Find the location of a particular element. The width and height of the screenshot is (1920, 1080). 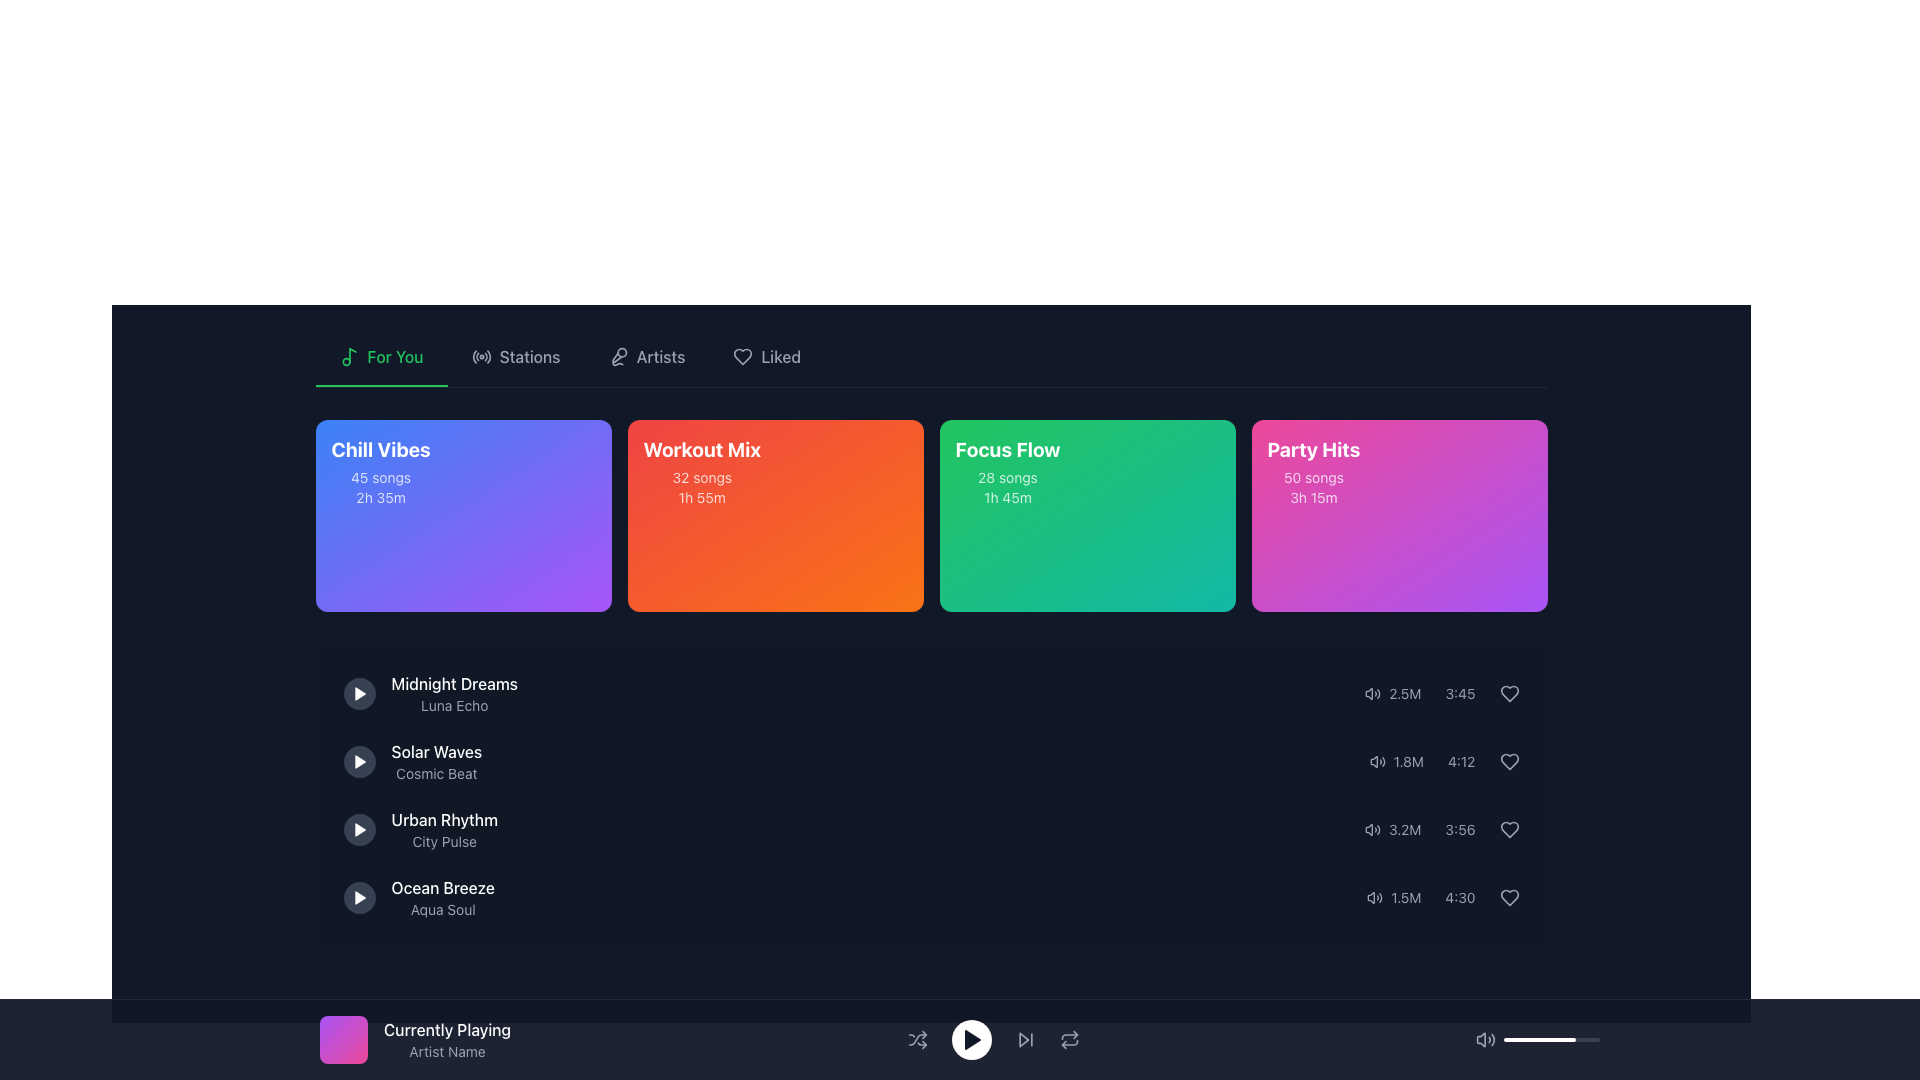

the informational display box that shows the currently playing song's title and artist, located at the bottom-left corner of the player bar is located at coordinates (960, 1039).